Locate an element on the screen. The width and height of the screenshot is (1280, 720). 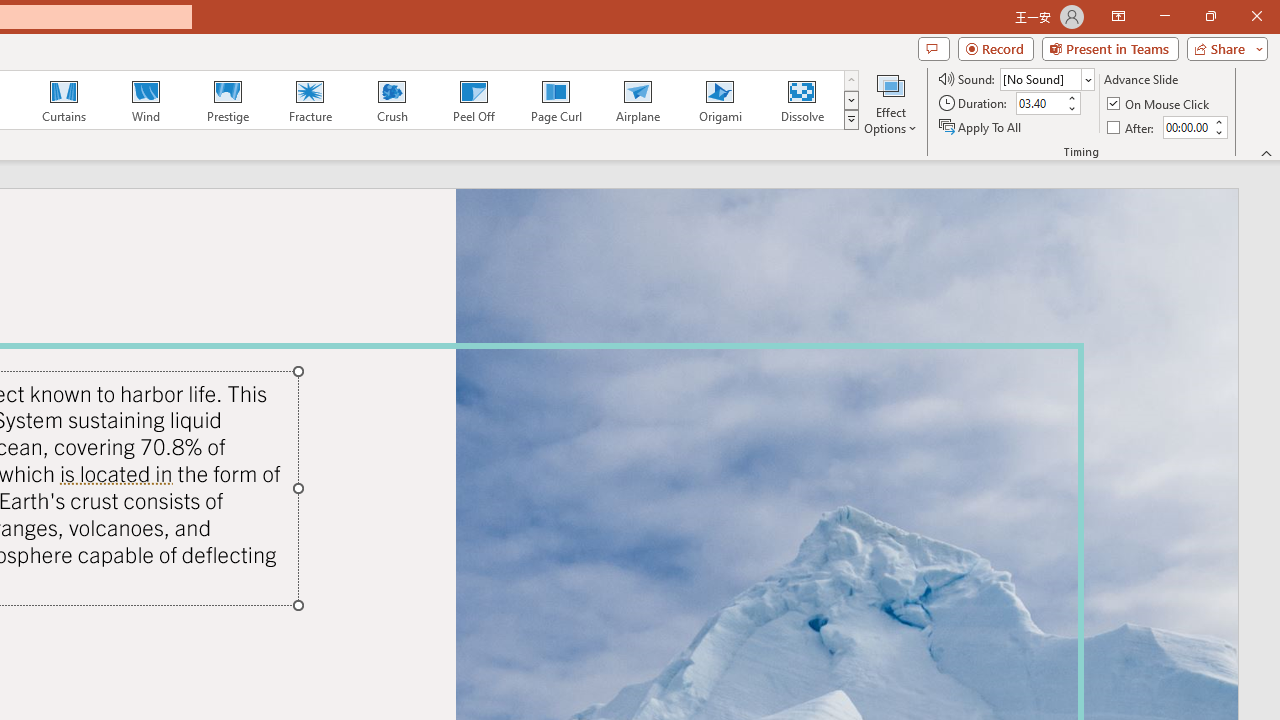
'Peel Off' is located at coordinates (472, 100).